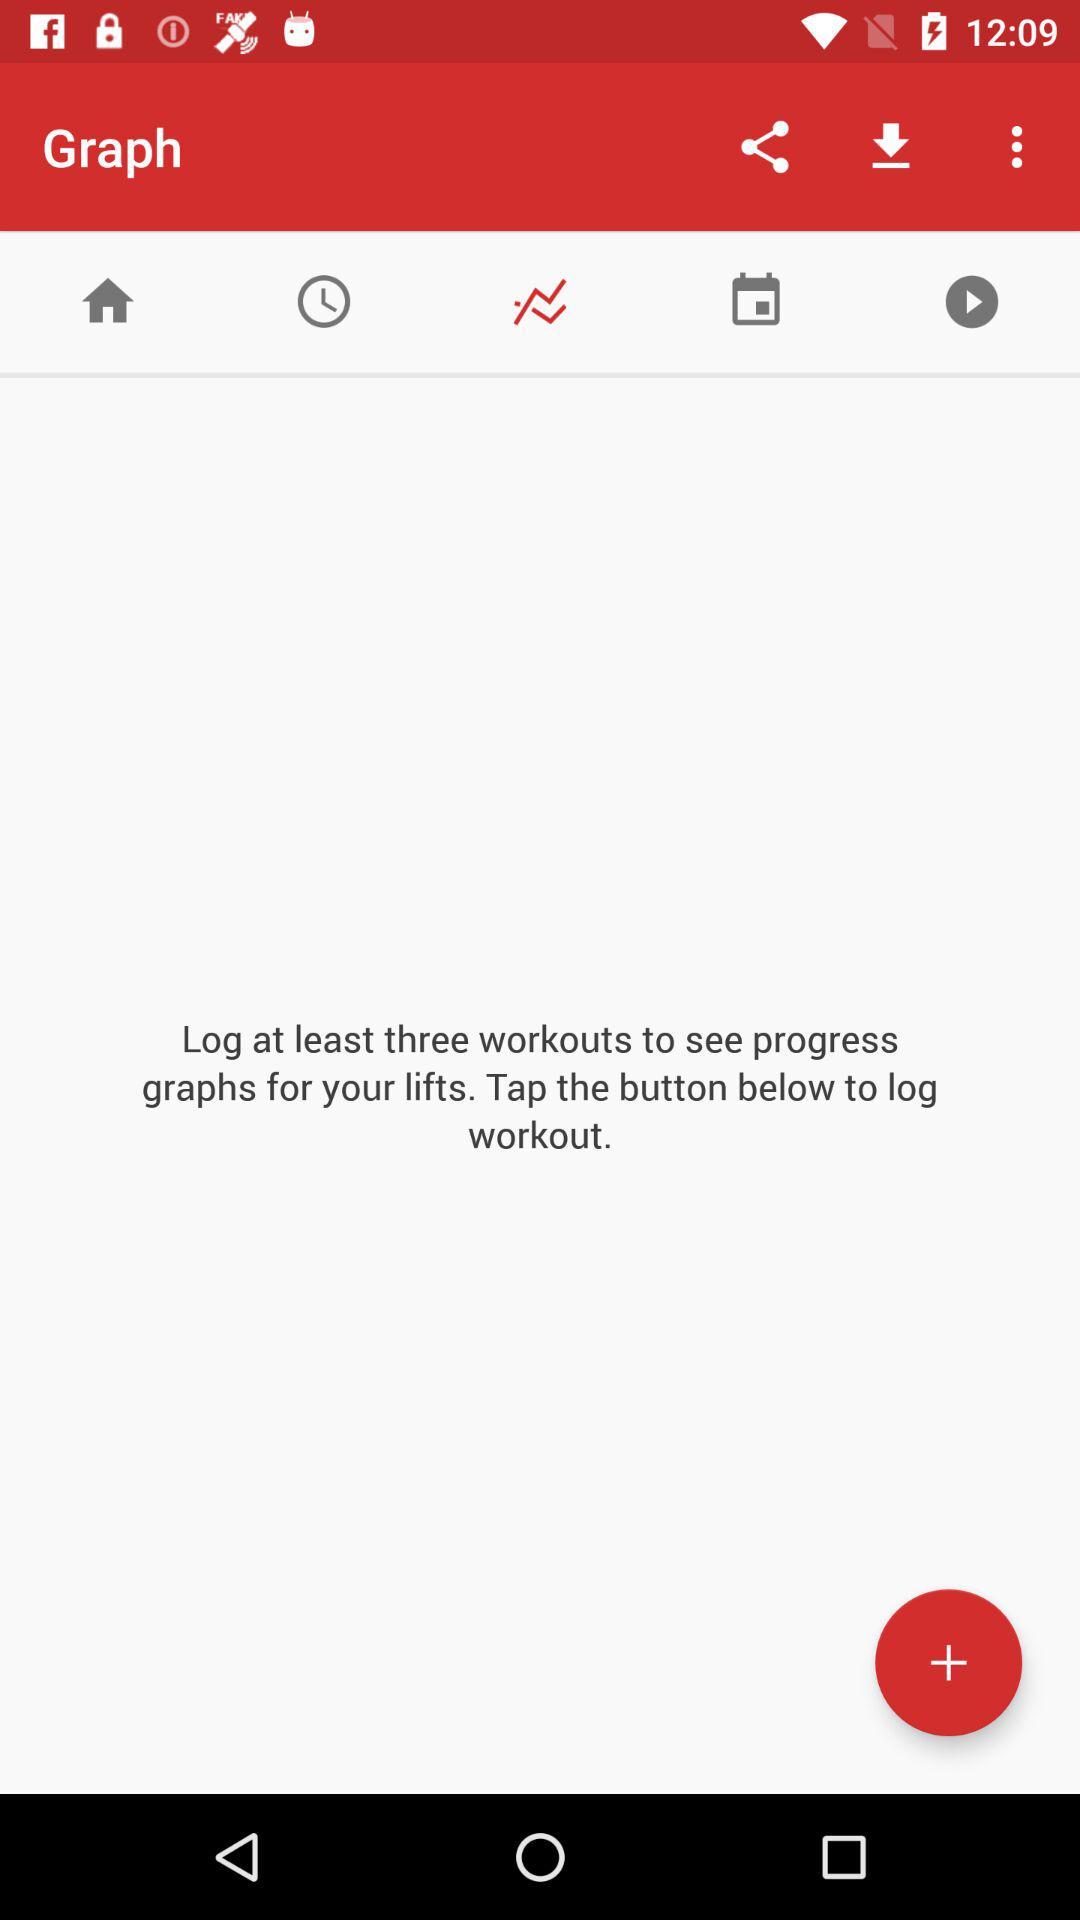  I want to click on the add icon, so click(947, 1662).